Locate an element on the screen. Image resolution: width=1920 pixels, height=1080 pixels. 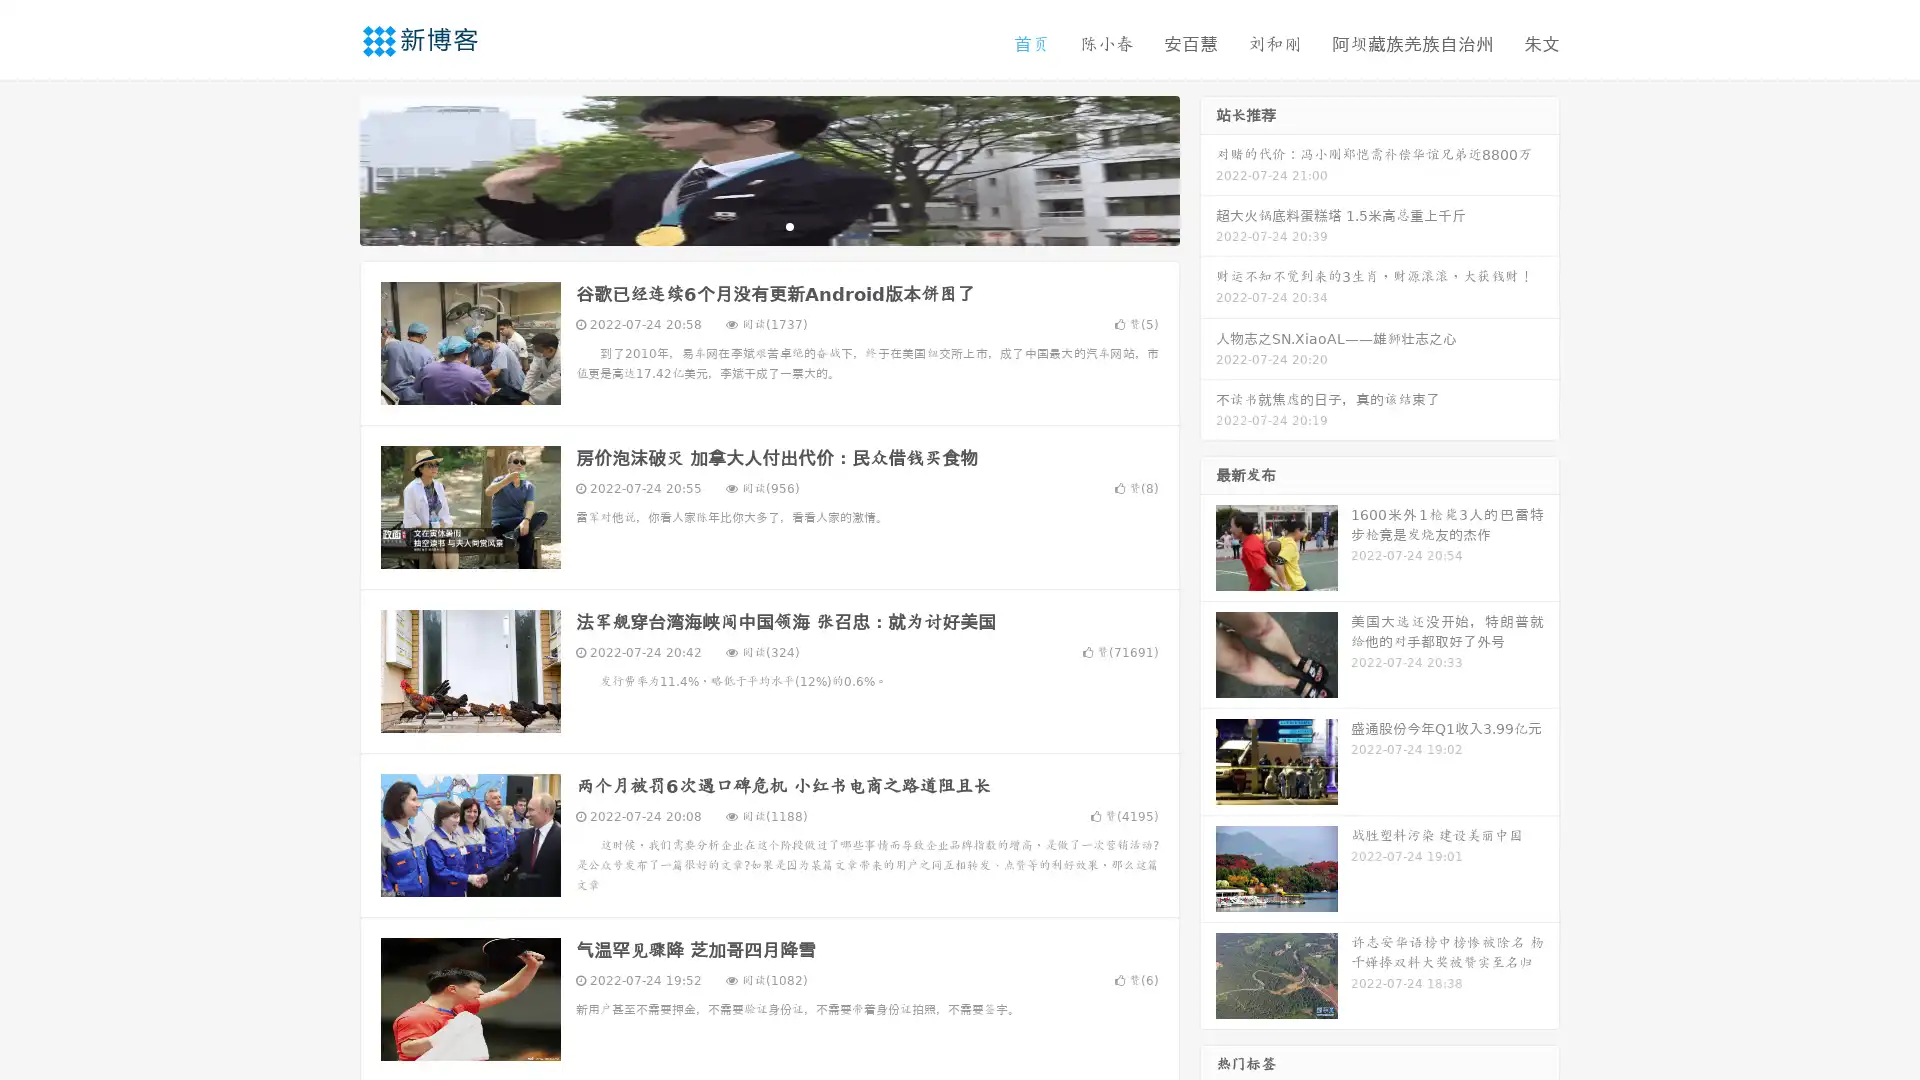
Next slide is located at coordinates (1208, 168).